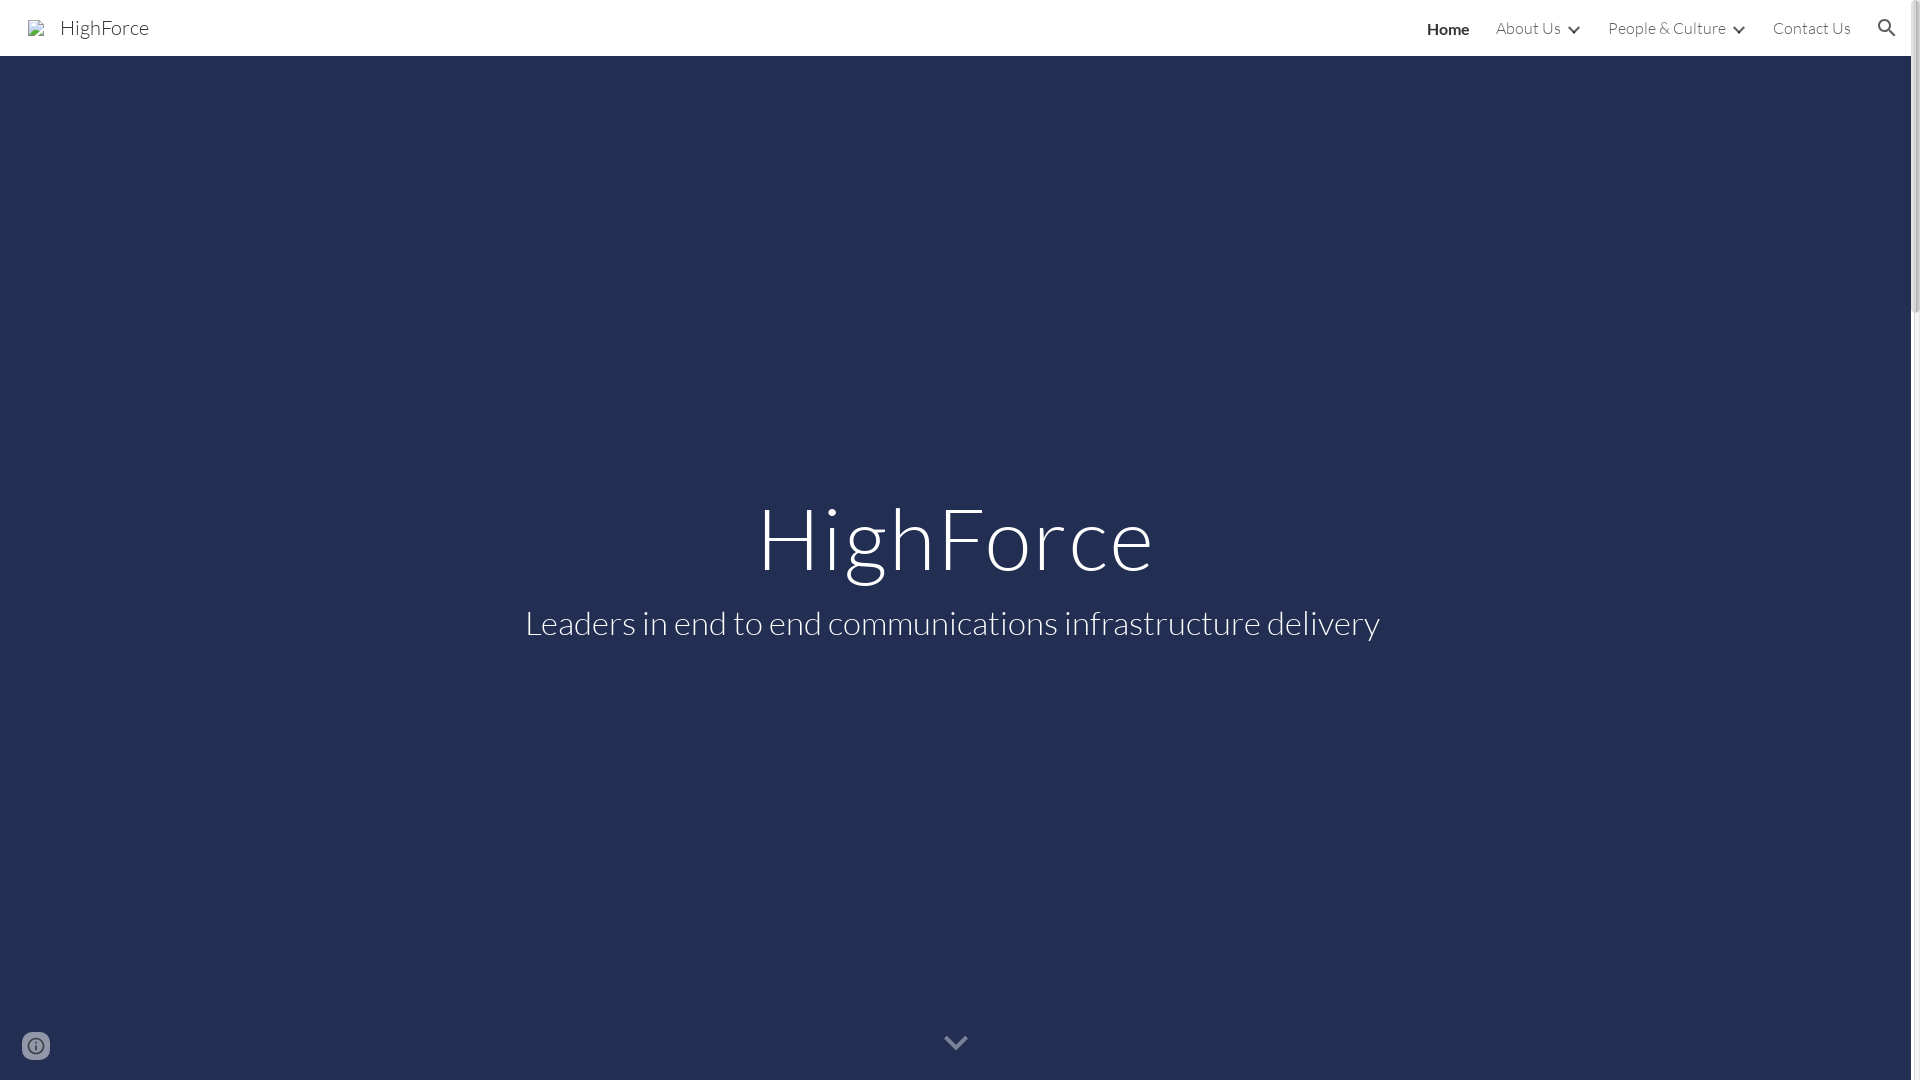  I want to click on 'HighForce', so click(87, 25).